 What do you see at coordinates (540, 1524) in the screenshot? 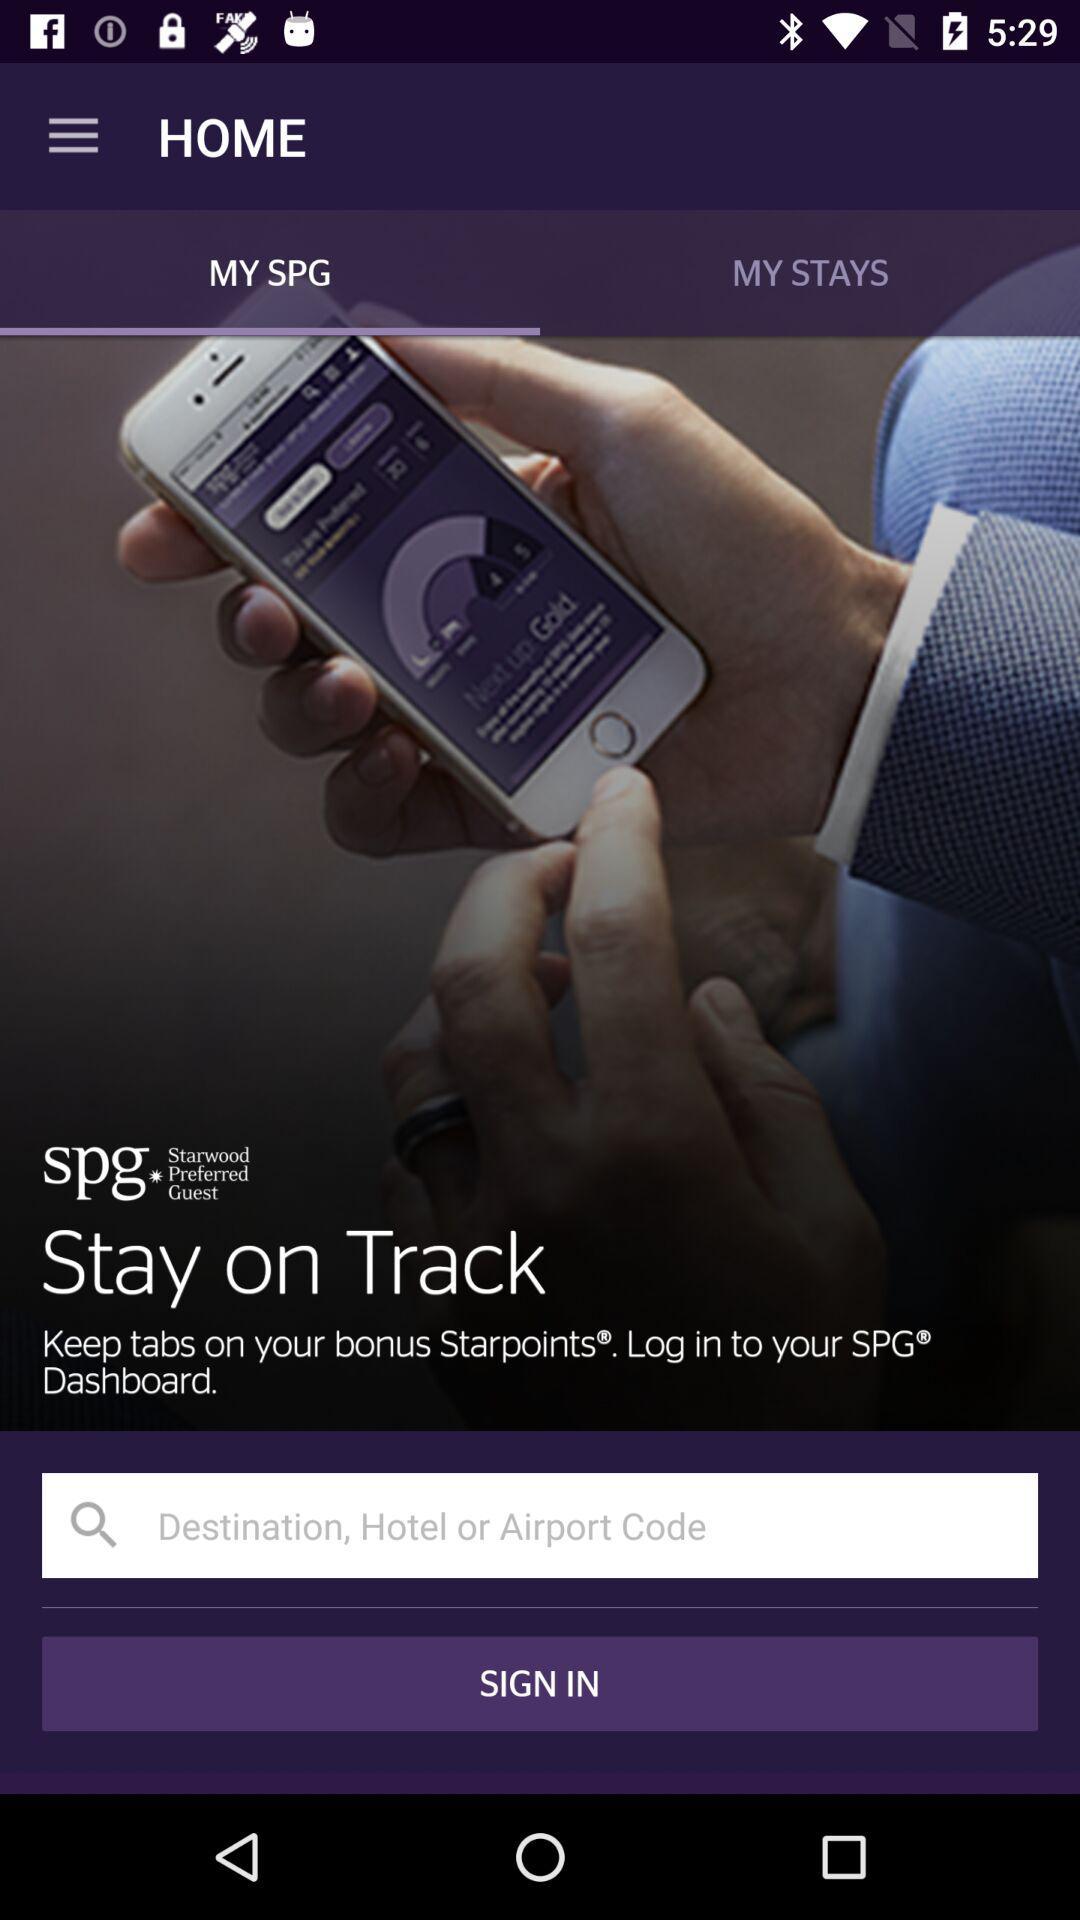
I see `search menu` at bounding box center [540, 1524].